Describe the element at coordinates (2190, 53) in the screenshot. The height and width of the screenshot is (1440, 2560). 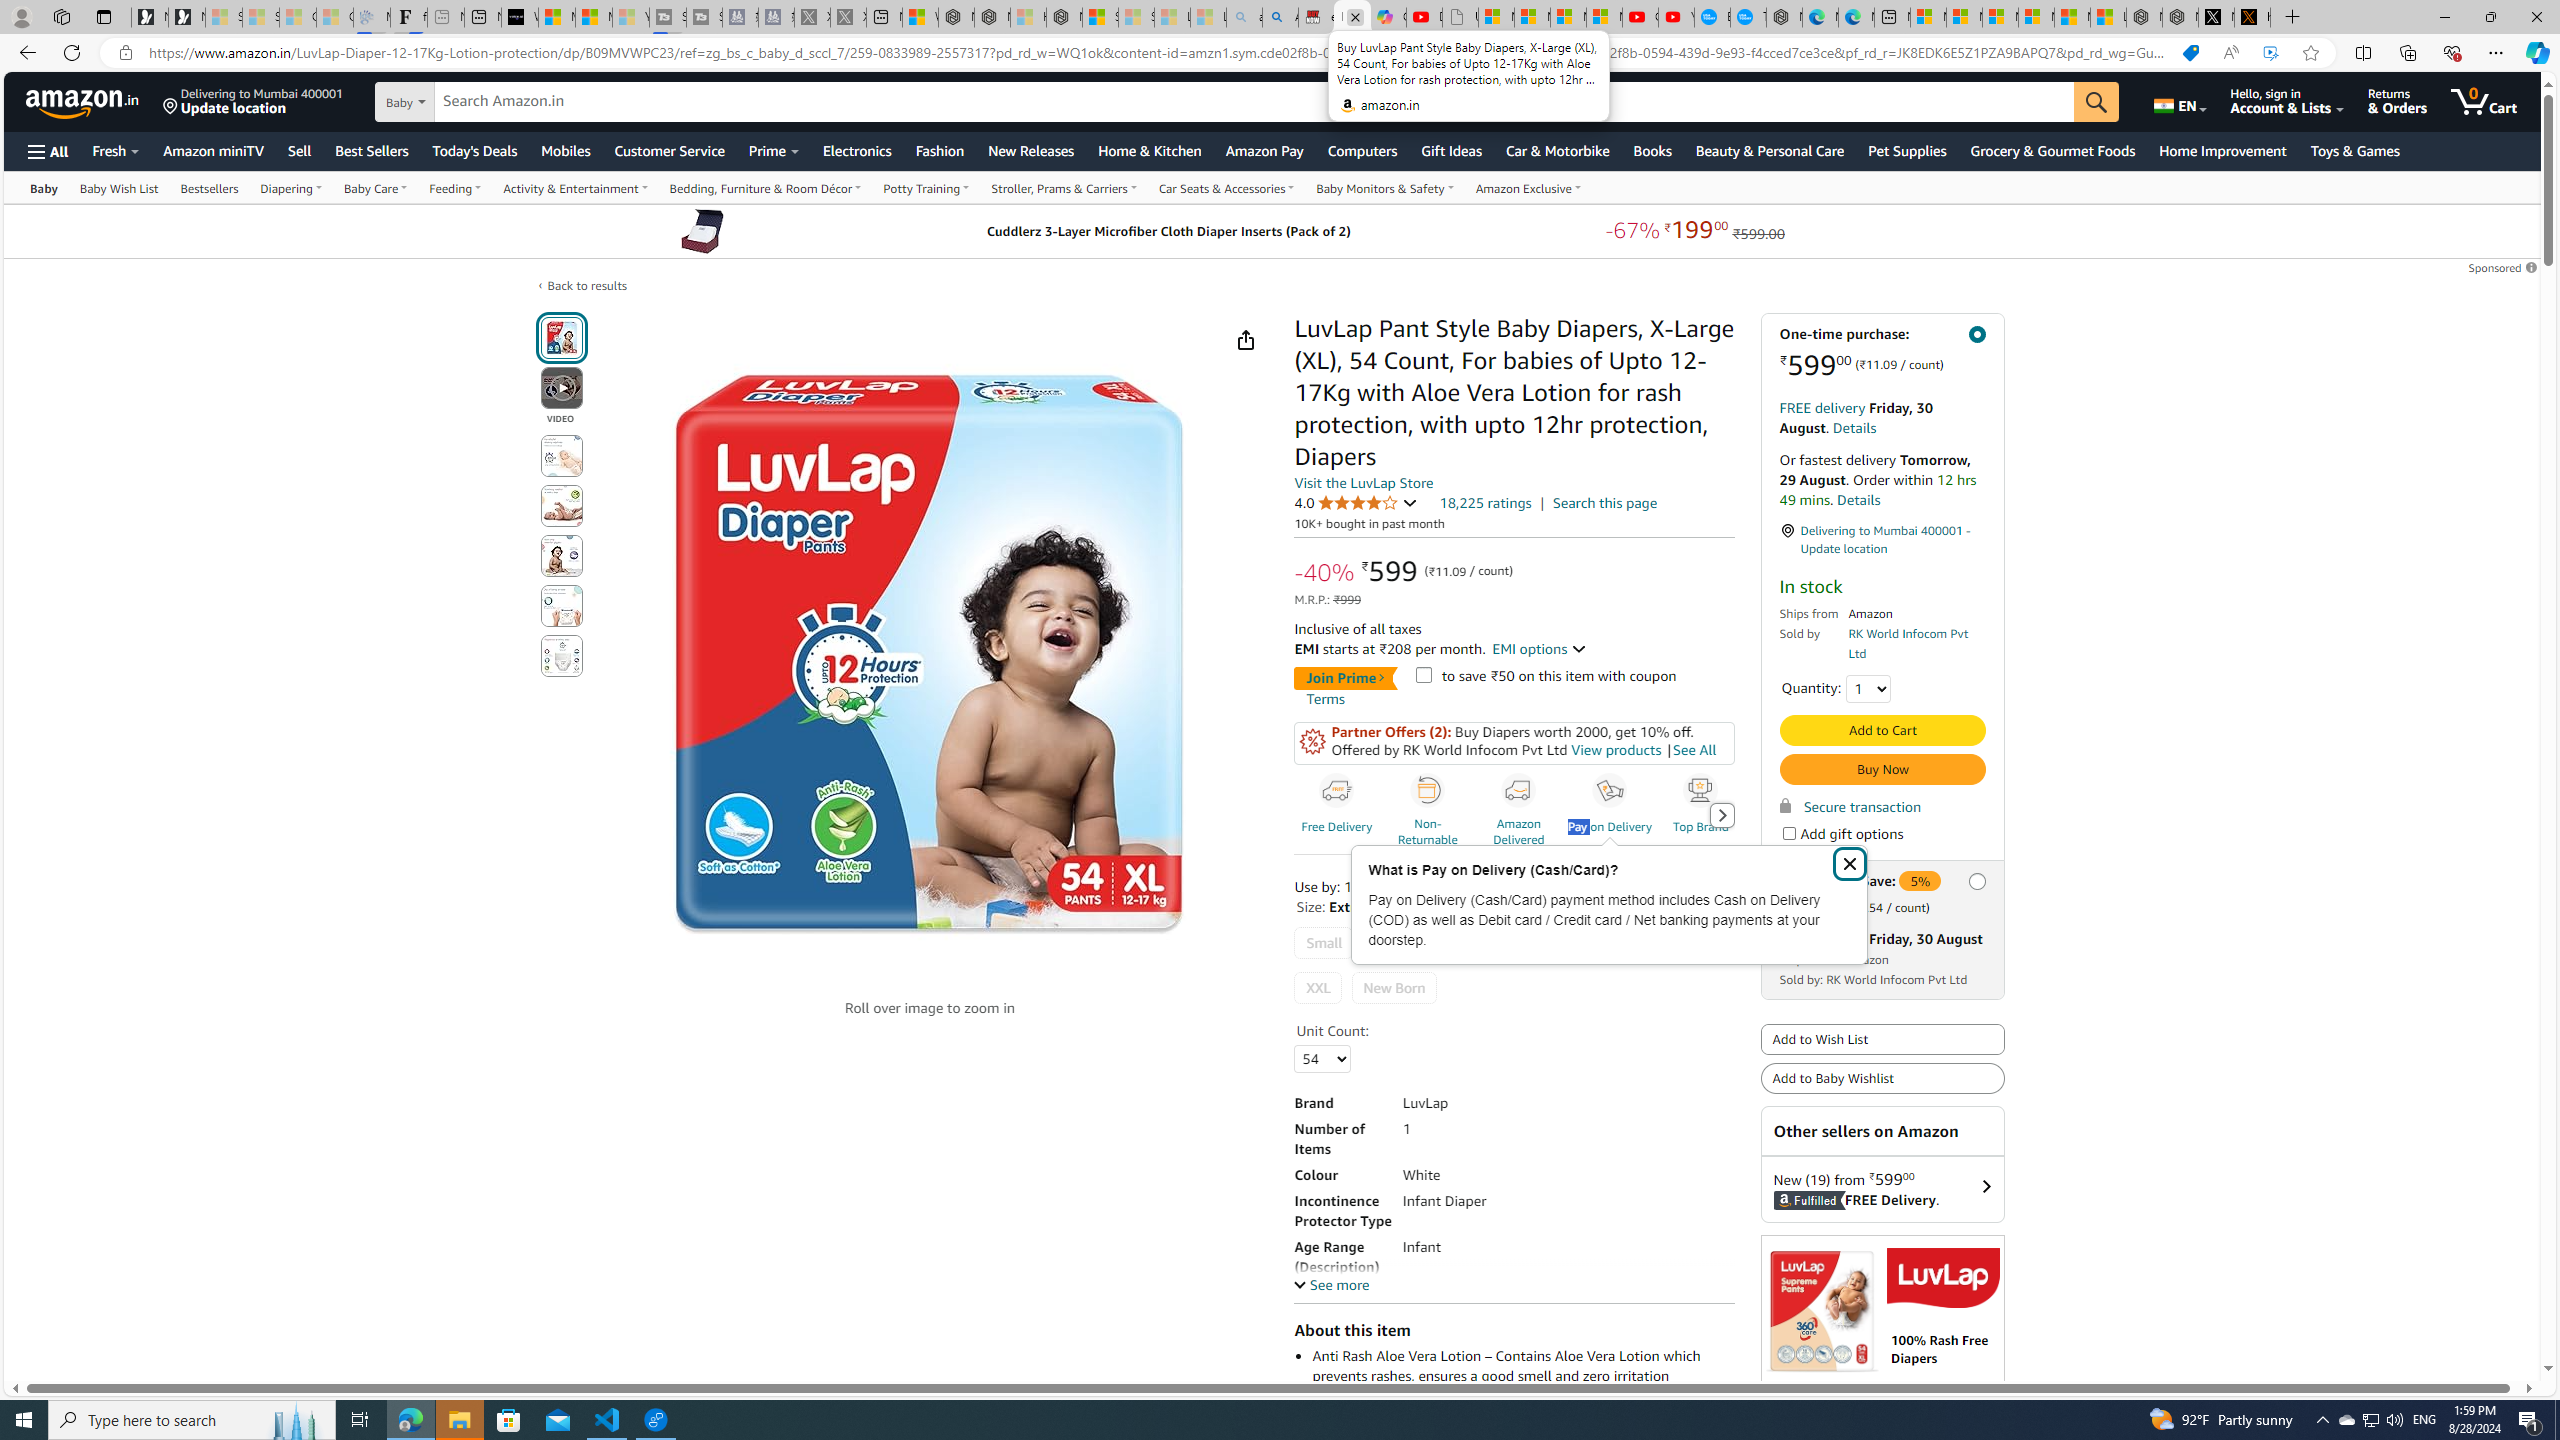
I see `'You have the best price! Shopping in Microsoft Edge'` at that location.